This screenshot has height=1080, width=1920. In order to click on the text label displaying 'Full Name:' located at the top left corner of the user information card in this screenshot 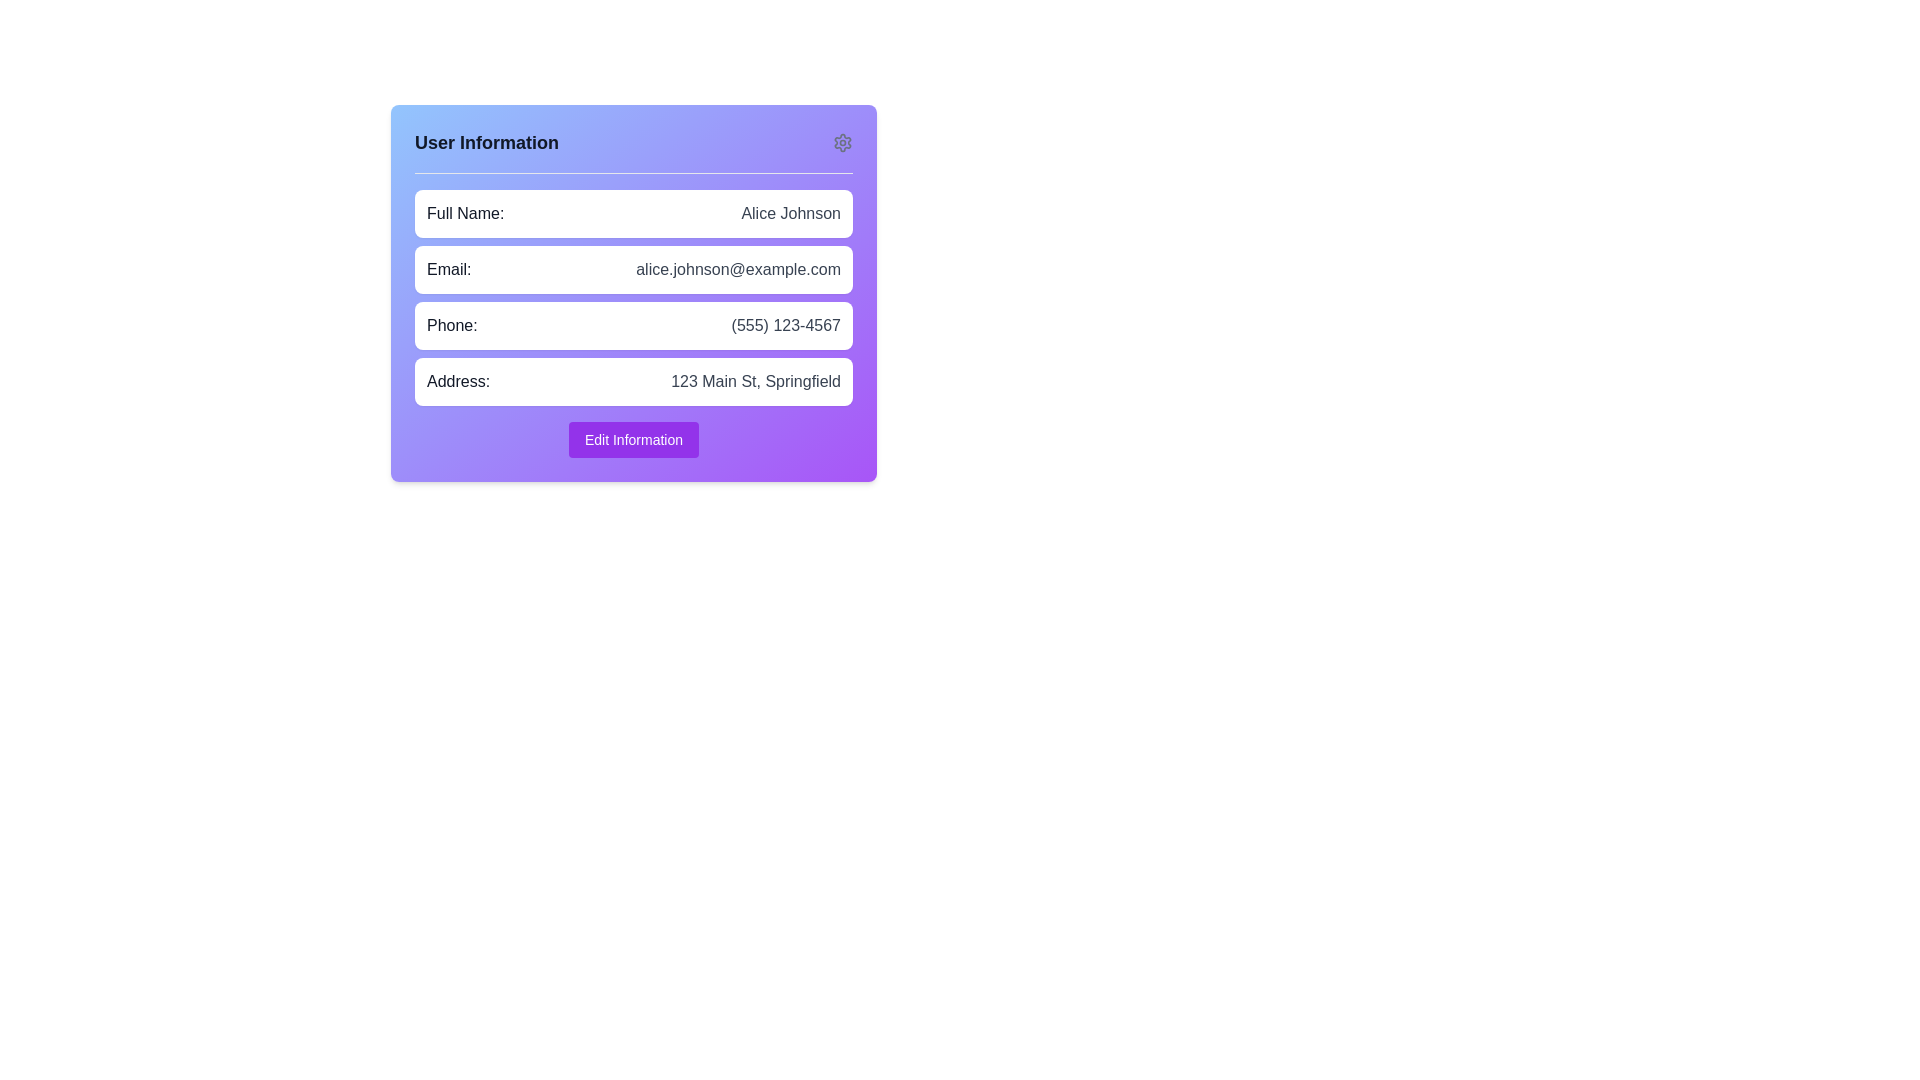, I will do `click(464, 213)`.